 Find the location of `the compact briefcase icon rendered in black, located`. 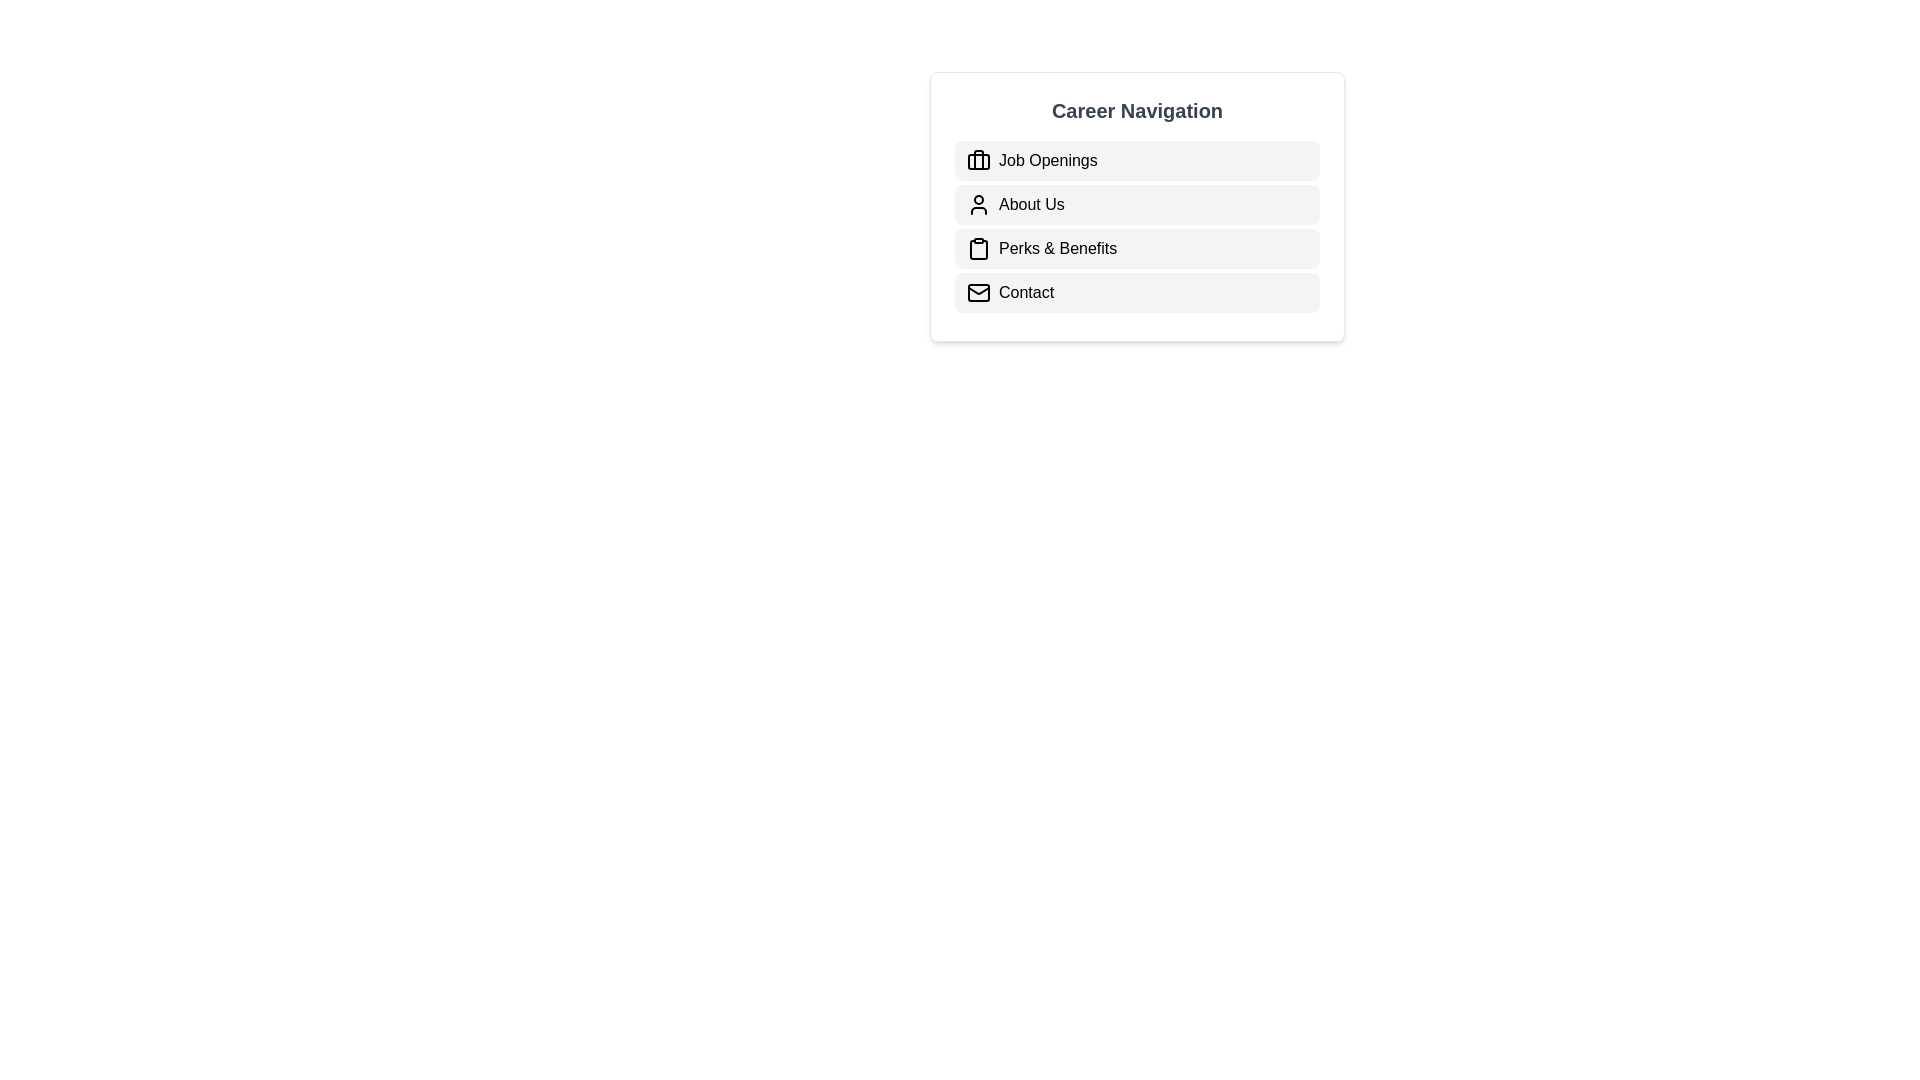

the compact briefcase icon rendered in black, located is located at coordinates (979, 160).